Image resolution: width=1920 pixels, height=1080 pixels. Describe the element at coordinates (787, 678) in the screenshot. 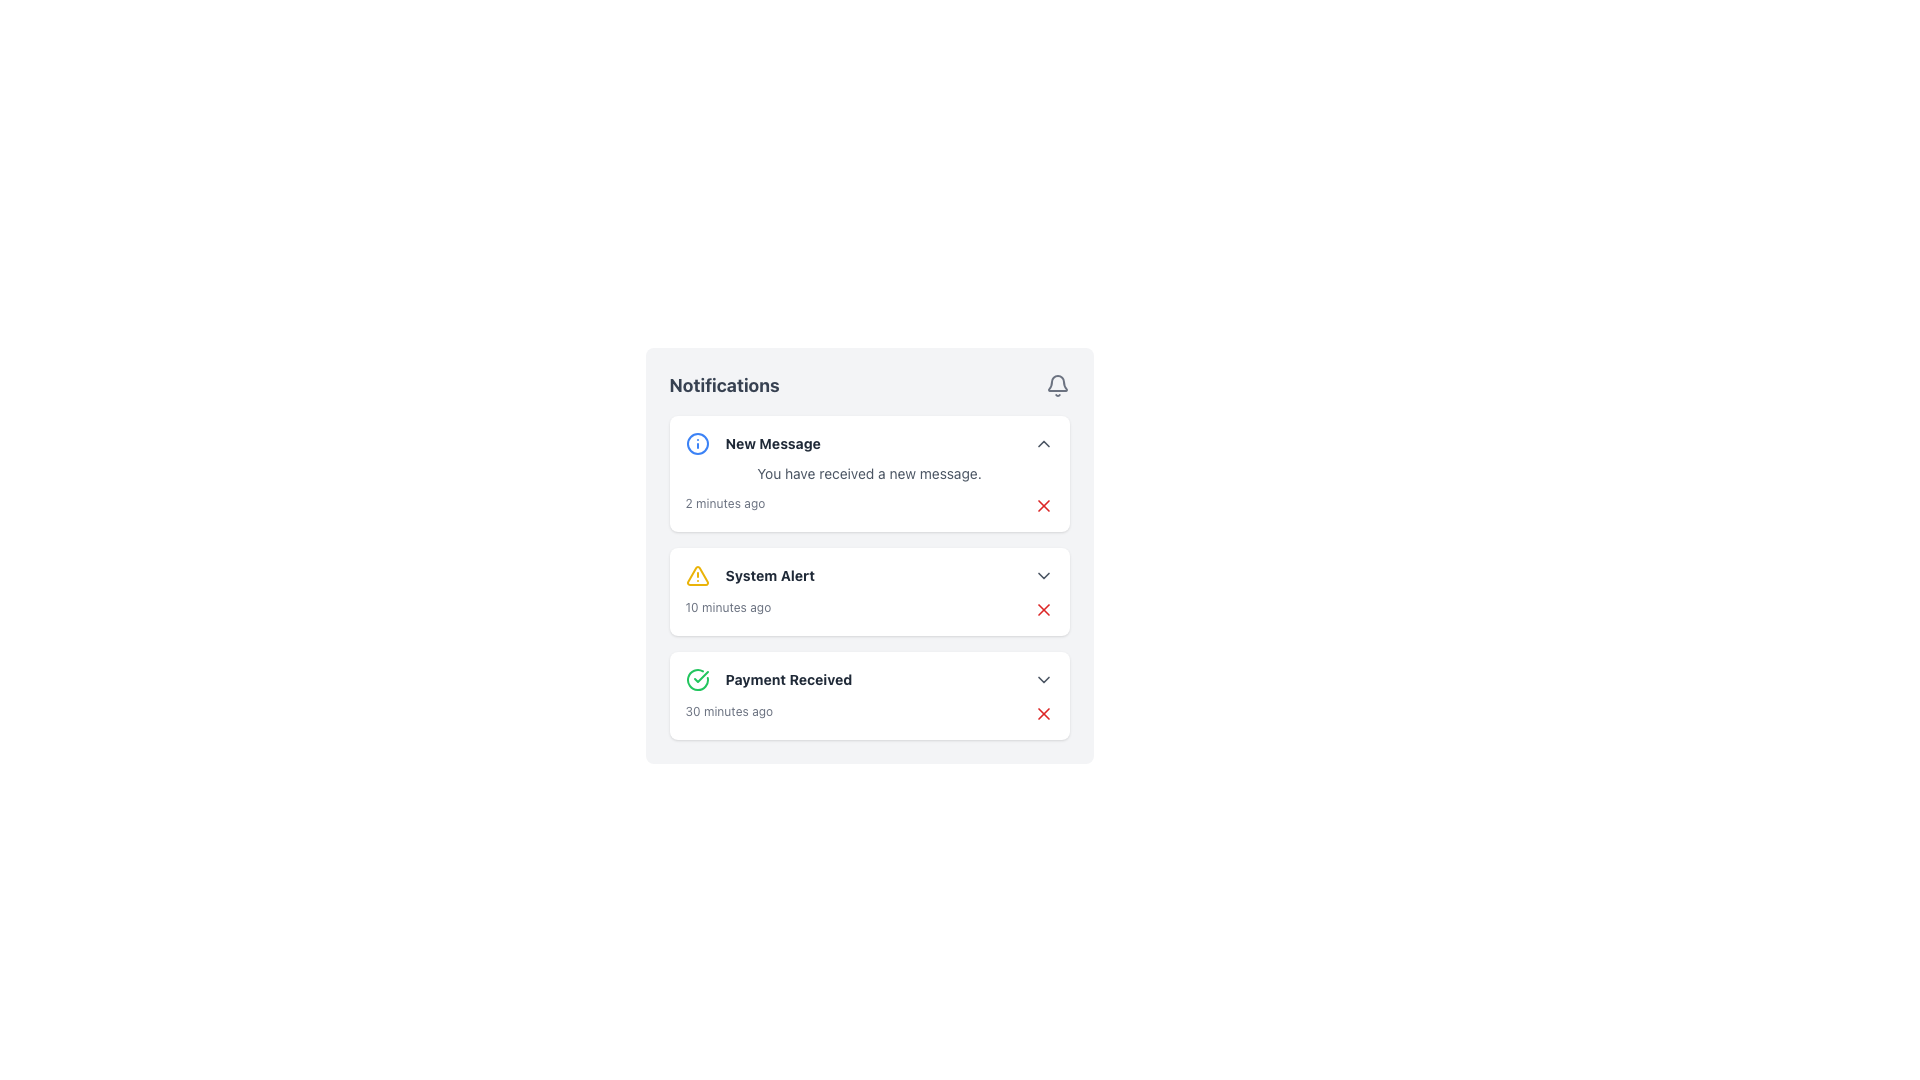

I see `text from the 'Payment Received' notification label, which is styled in bold gray font and located in the bottom notification card of the notifications panel` at that location.